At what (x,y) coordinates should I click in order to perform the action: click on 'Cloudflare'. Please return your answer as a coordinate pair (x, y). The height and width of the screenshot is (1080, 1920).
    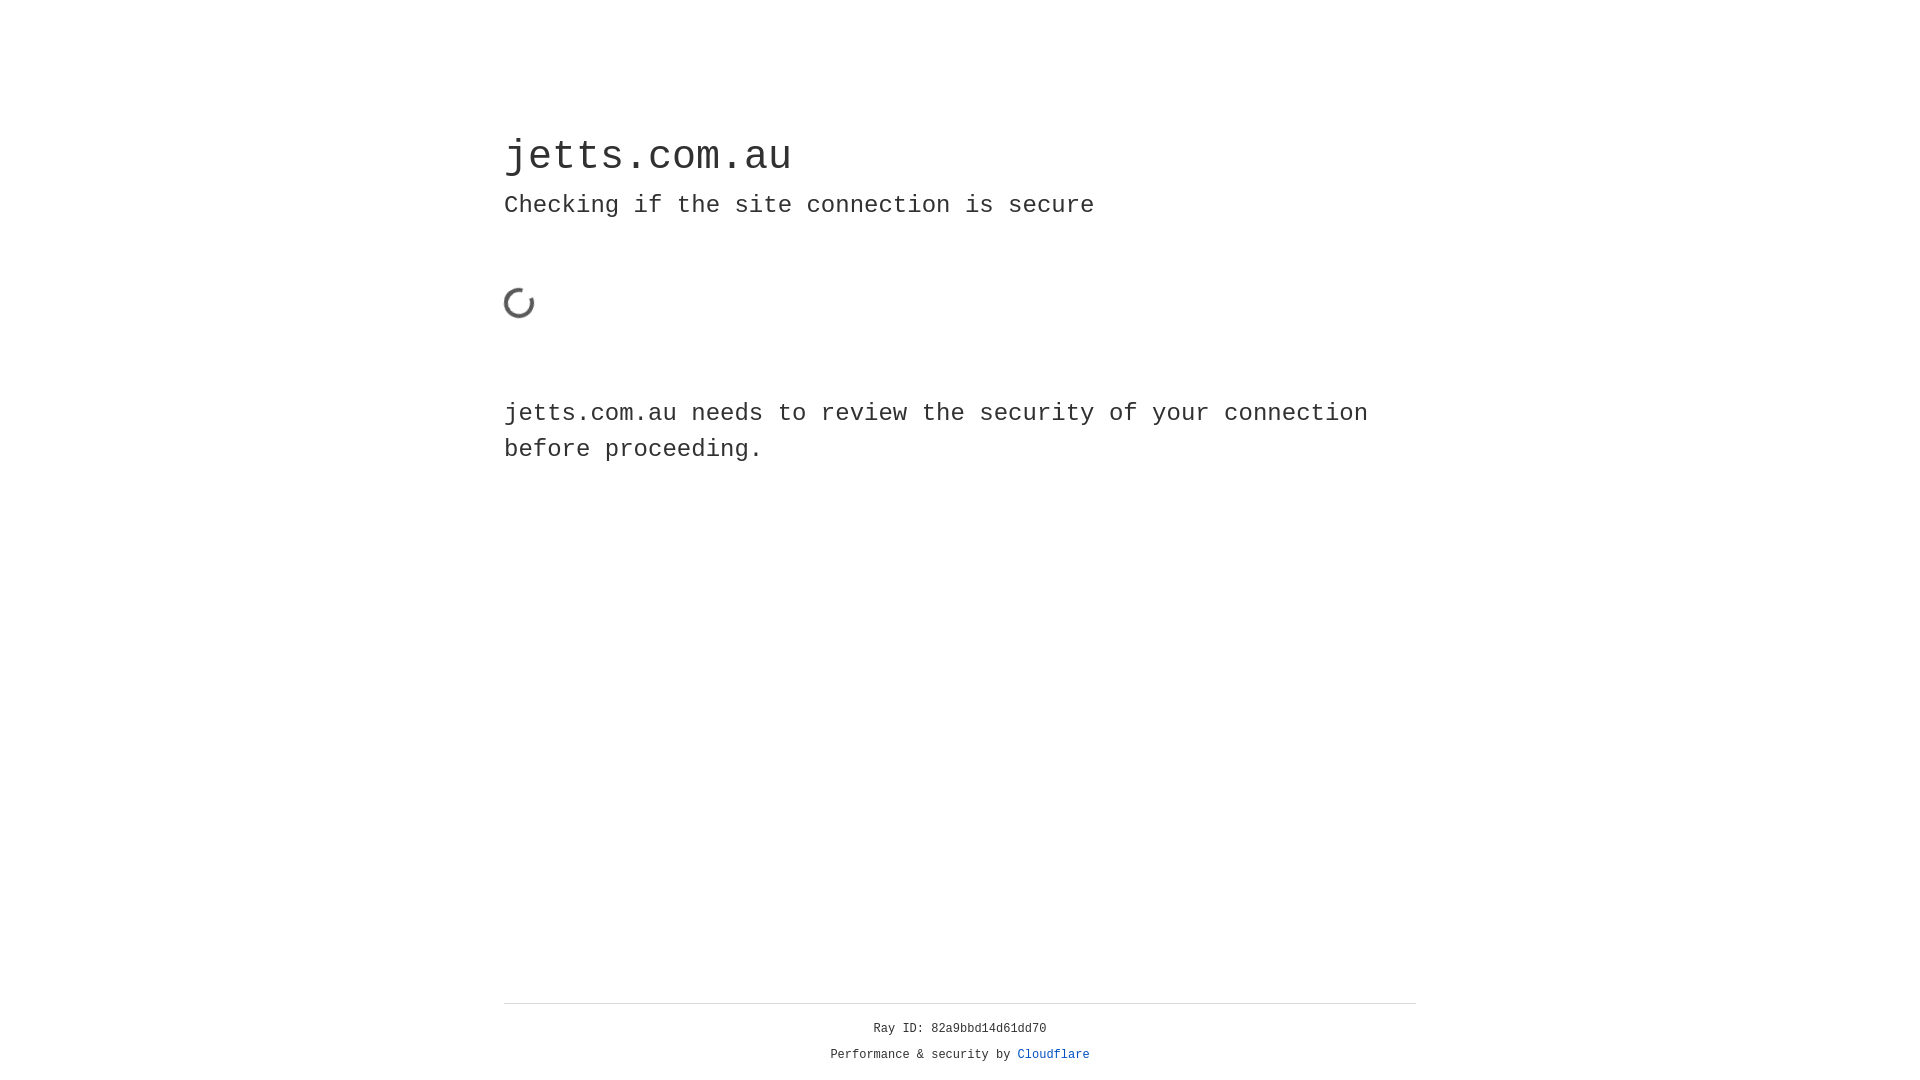
    Looking at the image, I should click on (1053, 1054).